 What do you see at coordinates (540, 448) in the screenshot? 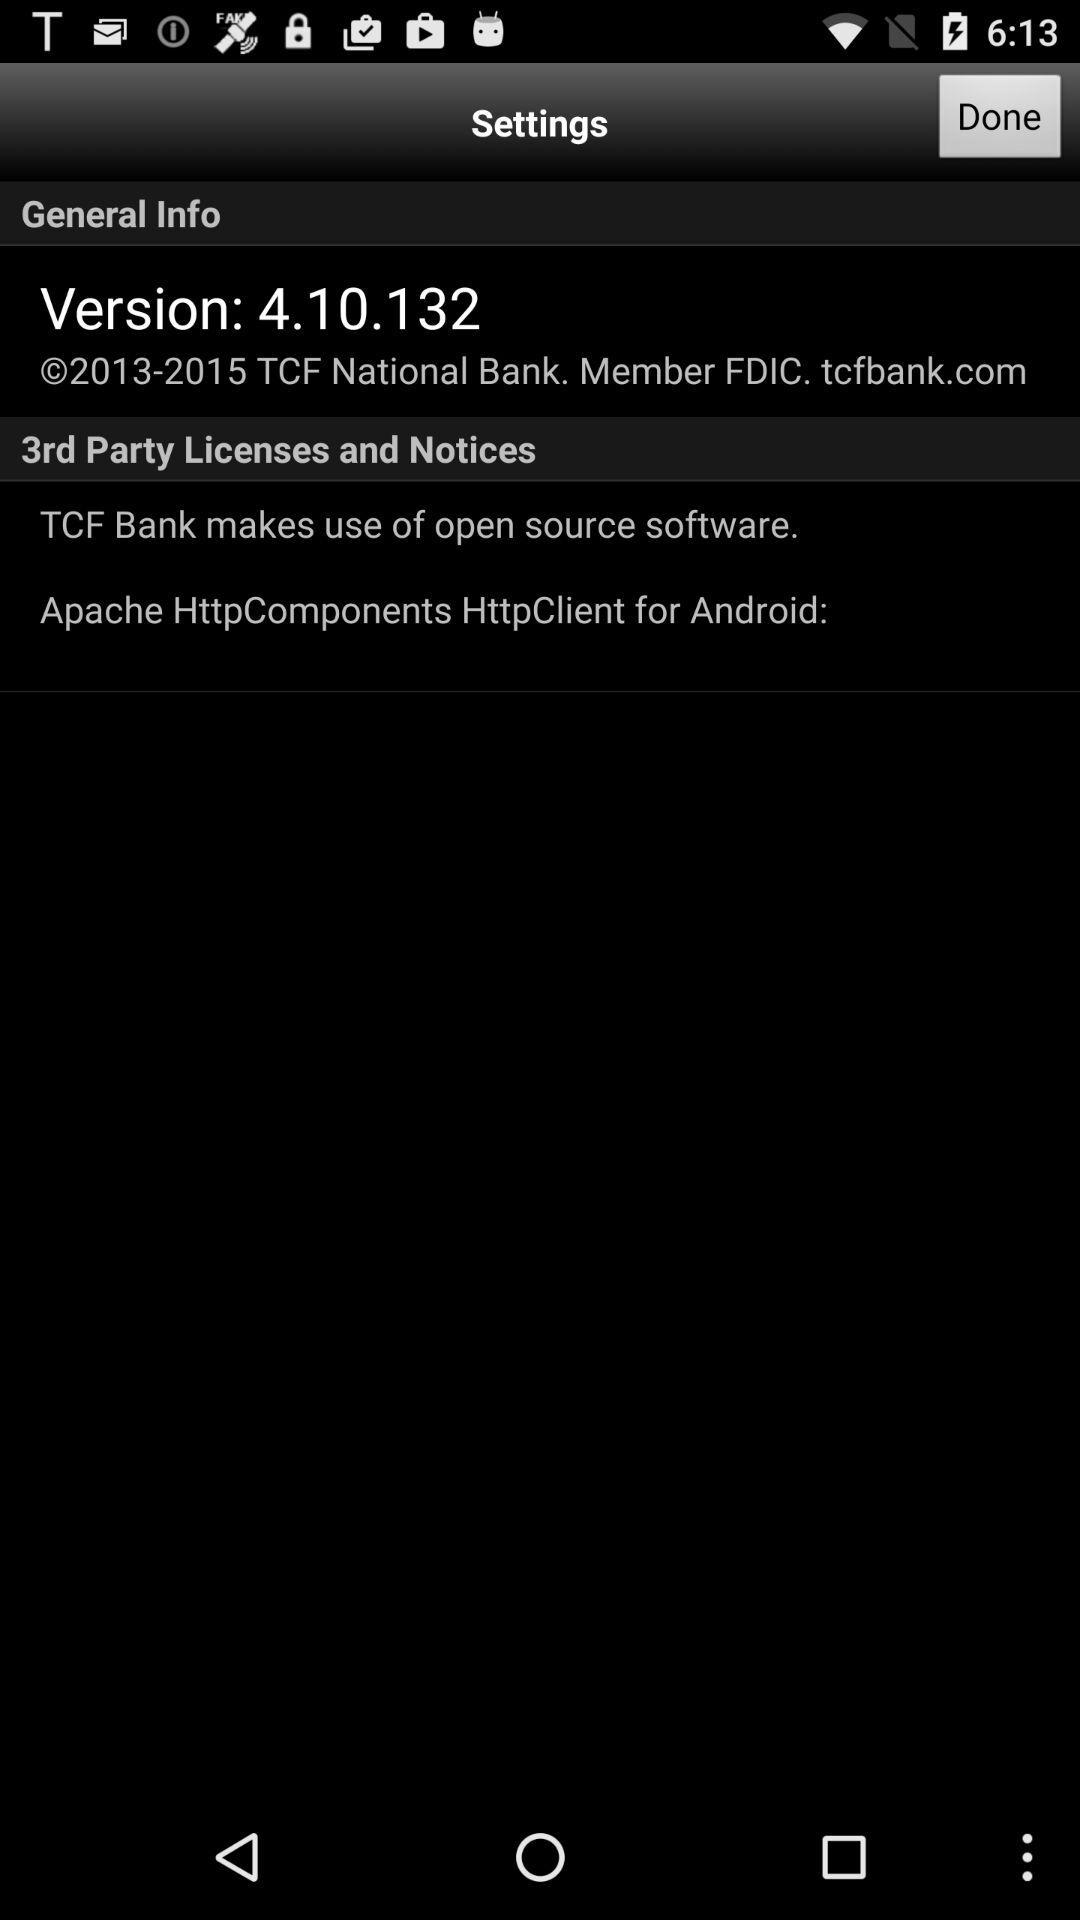
I see `the item above tcf bank makes item` at bounding box center [540, 448].